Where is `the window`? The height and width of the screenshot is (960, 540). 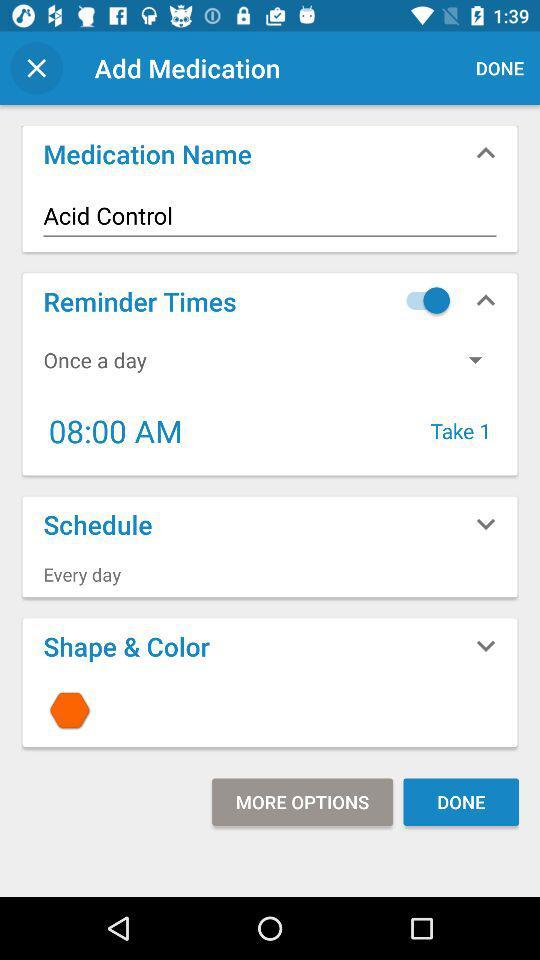
the window is located at coordinates (36, 68).